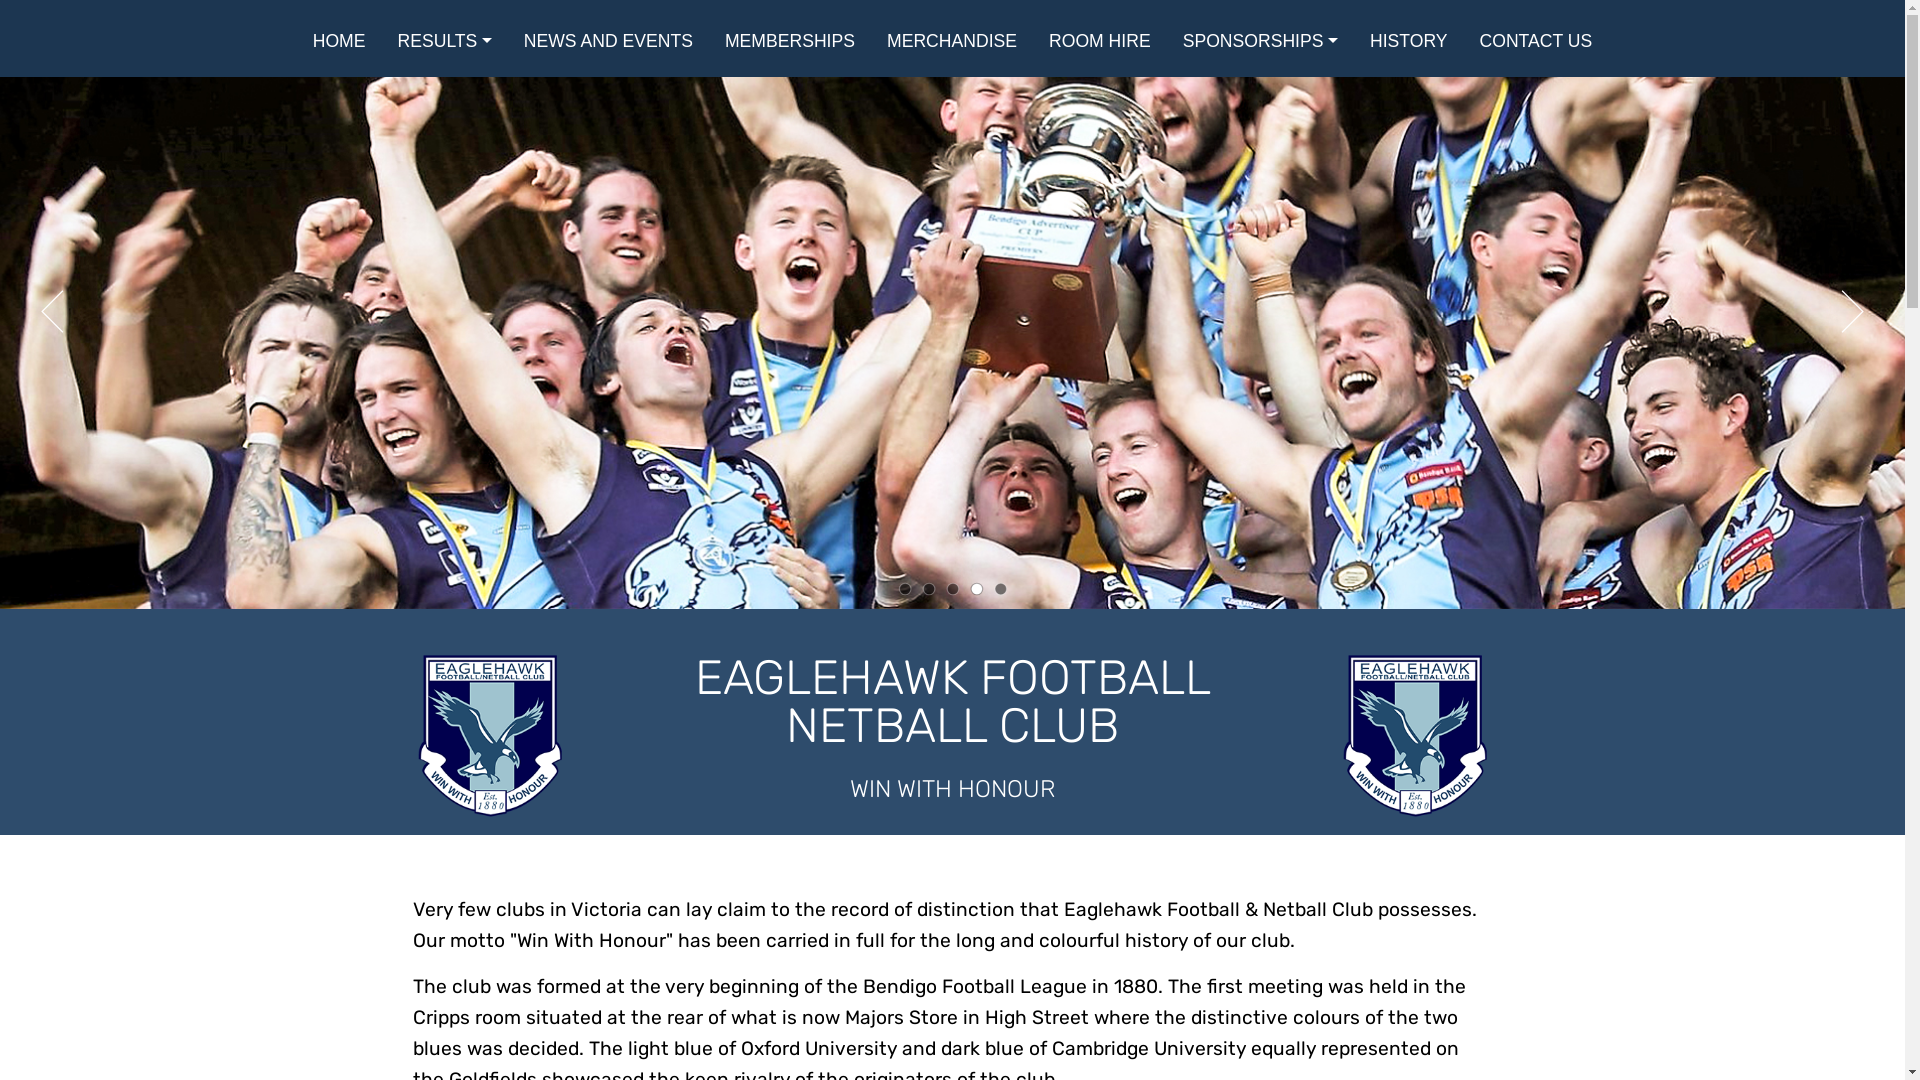 The width and height of the screenshot is (1920, 1080). What do you see at coordinates (950, 41) in the screenshot?
I see `'MERCHANDISE'` at bounding box center [950, 41].